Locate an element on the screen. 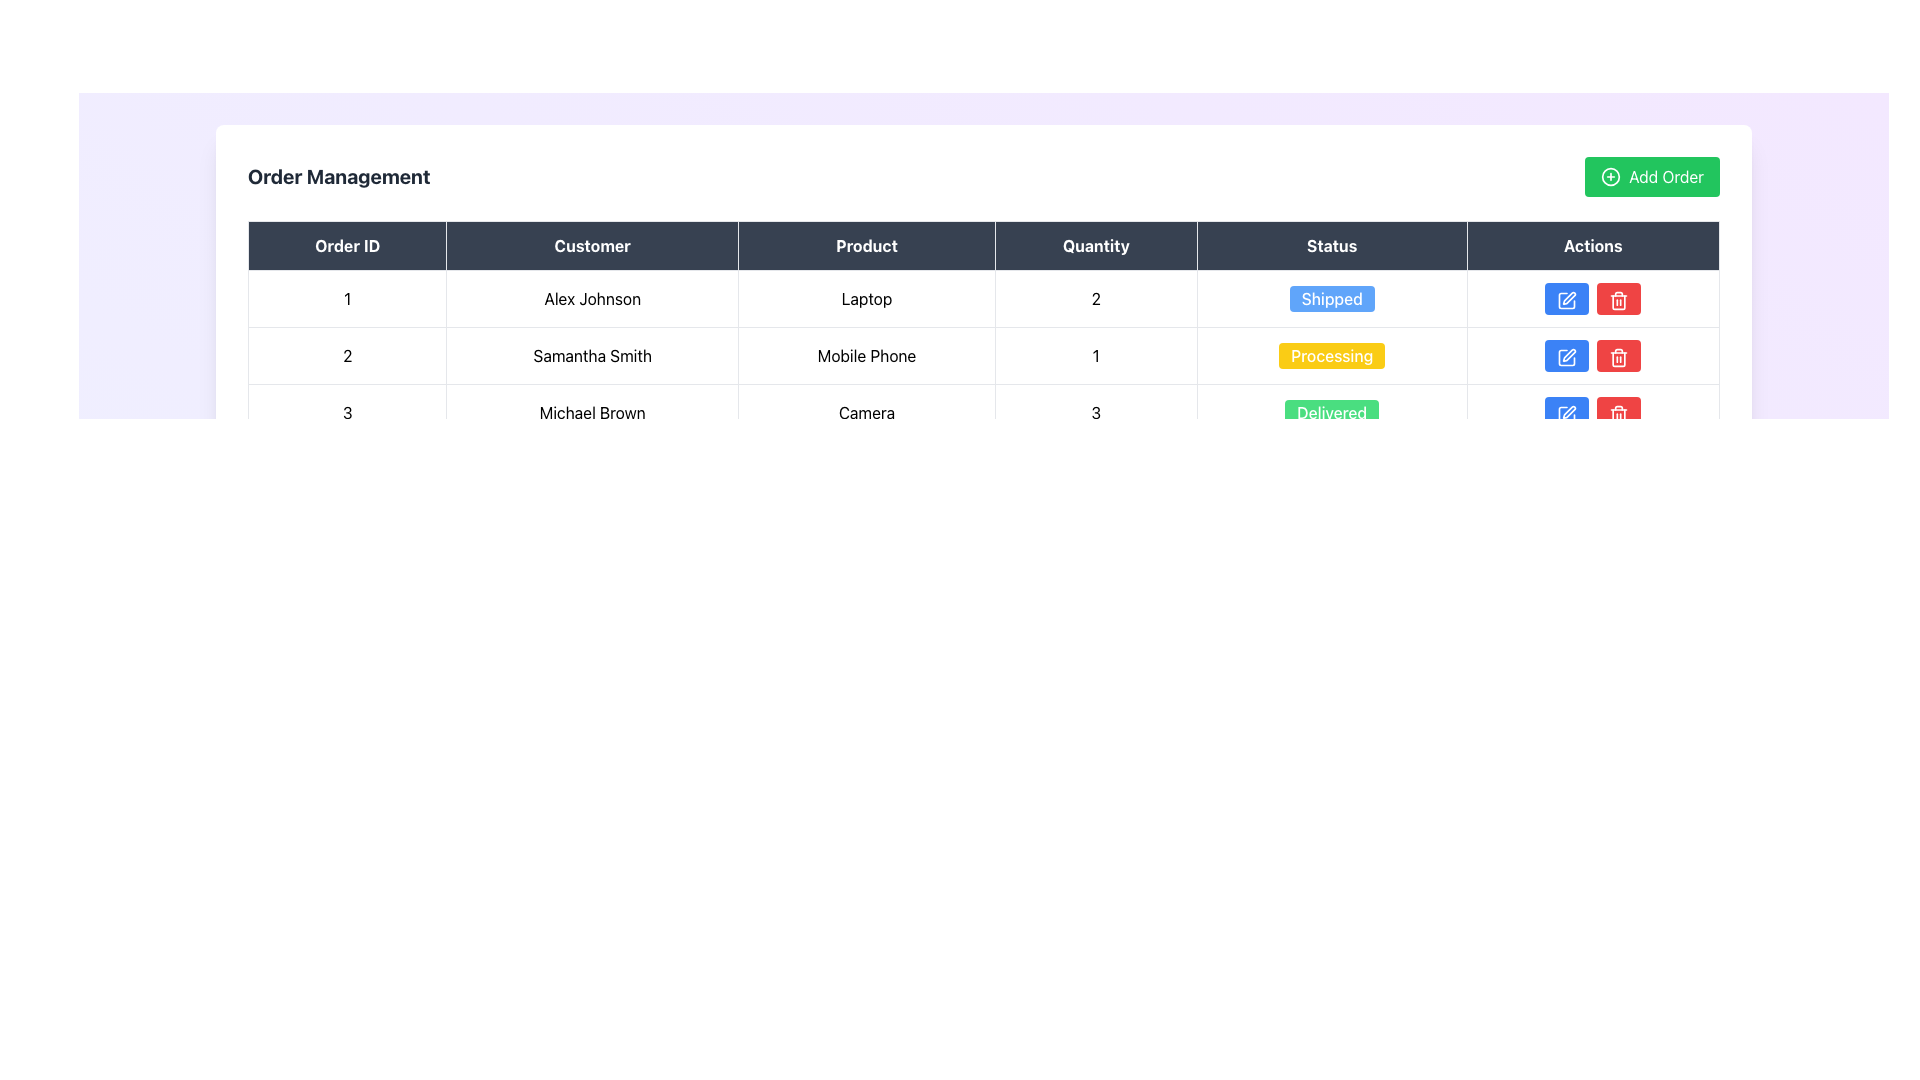  the status label indicating 'Delivered' for Order ID 3, Customer Michael Brown, which is a green rounded rectangle with white text is located at coordinates (1332, 411).